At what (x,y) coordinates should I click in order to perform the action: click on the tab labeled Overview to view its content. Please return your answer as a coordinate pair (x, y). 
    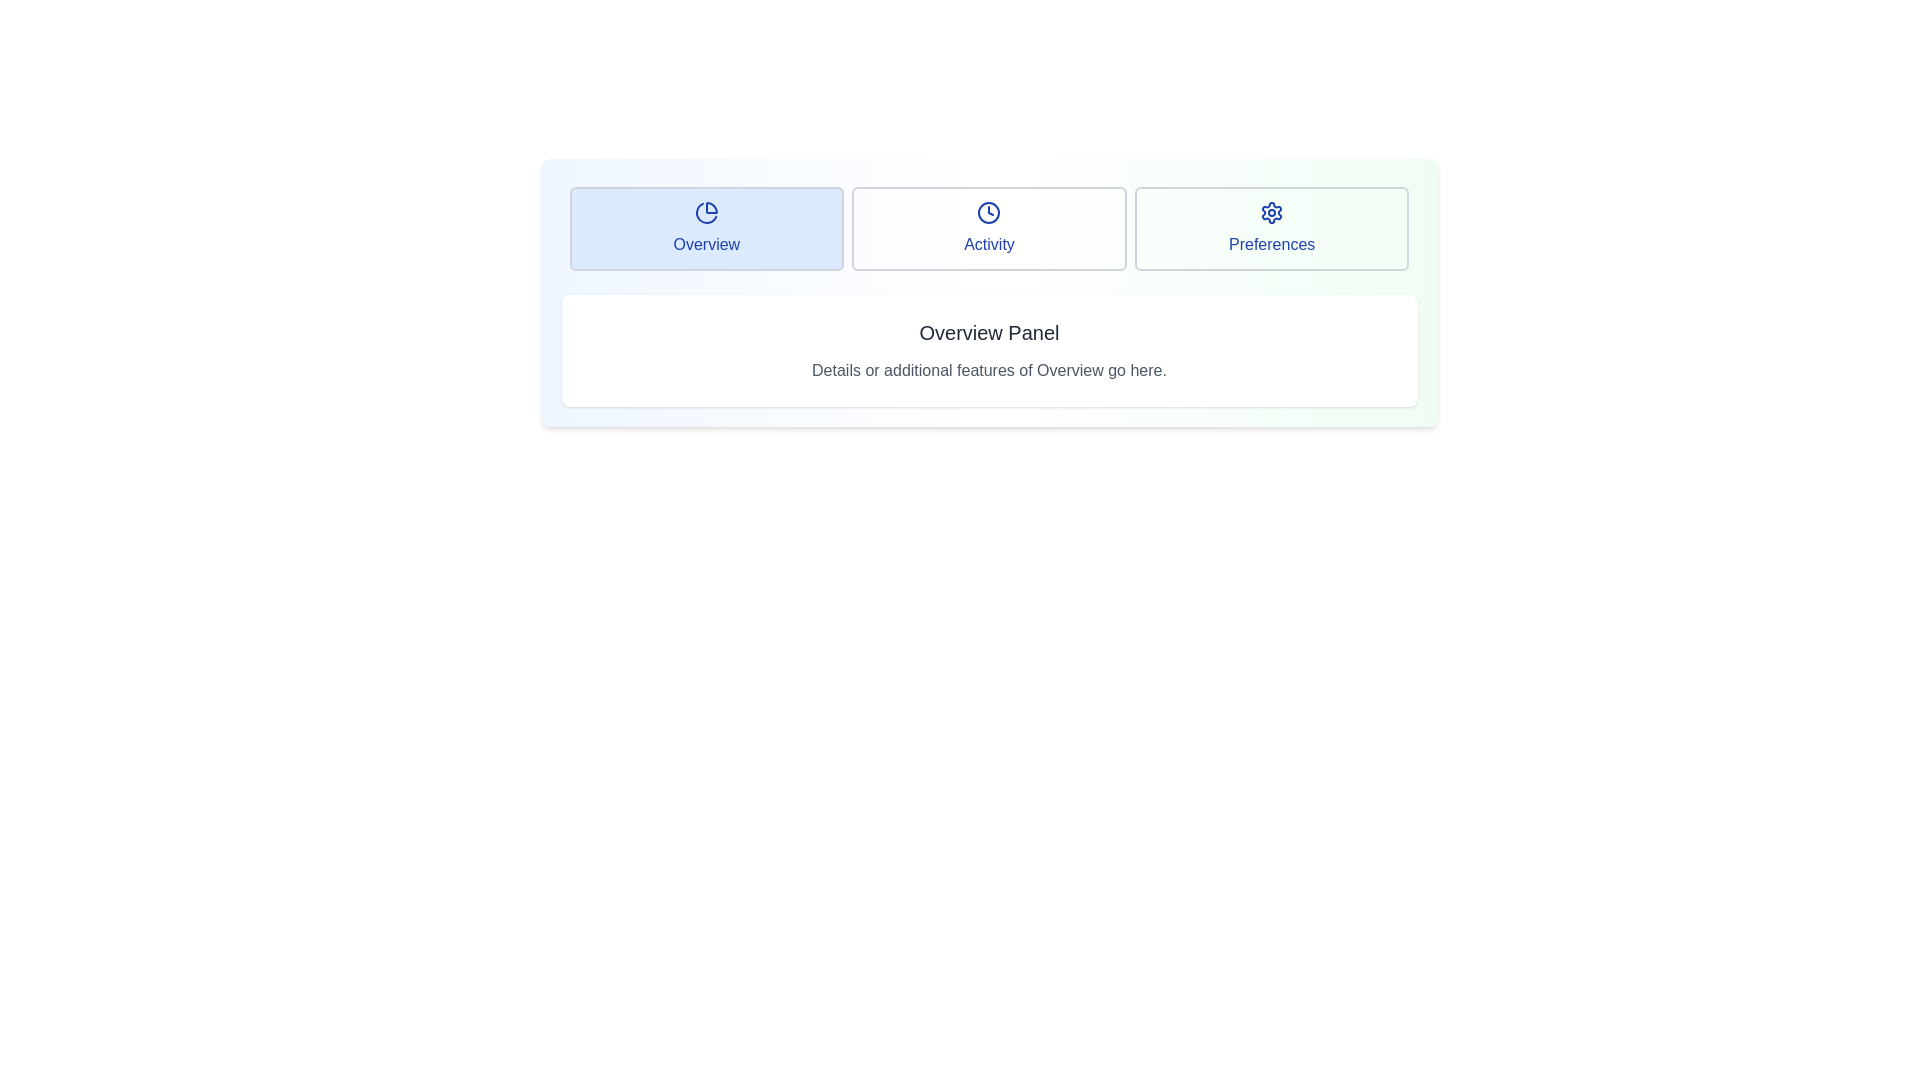
    Looking at the image, I should click on (706, 227).